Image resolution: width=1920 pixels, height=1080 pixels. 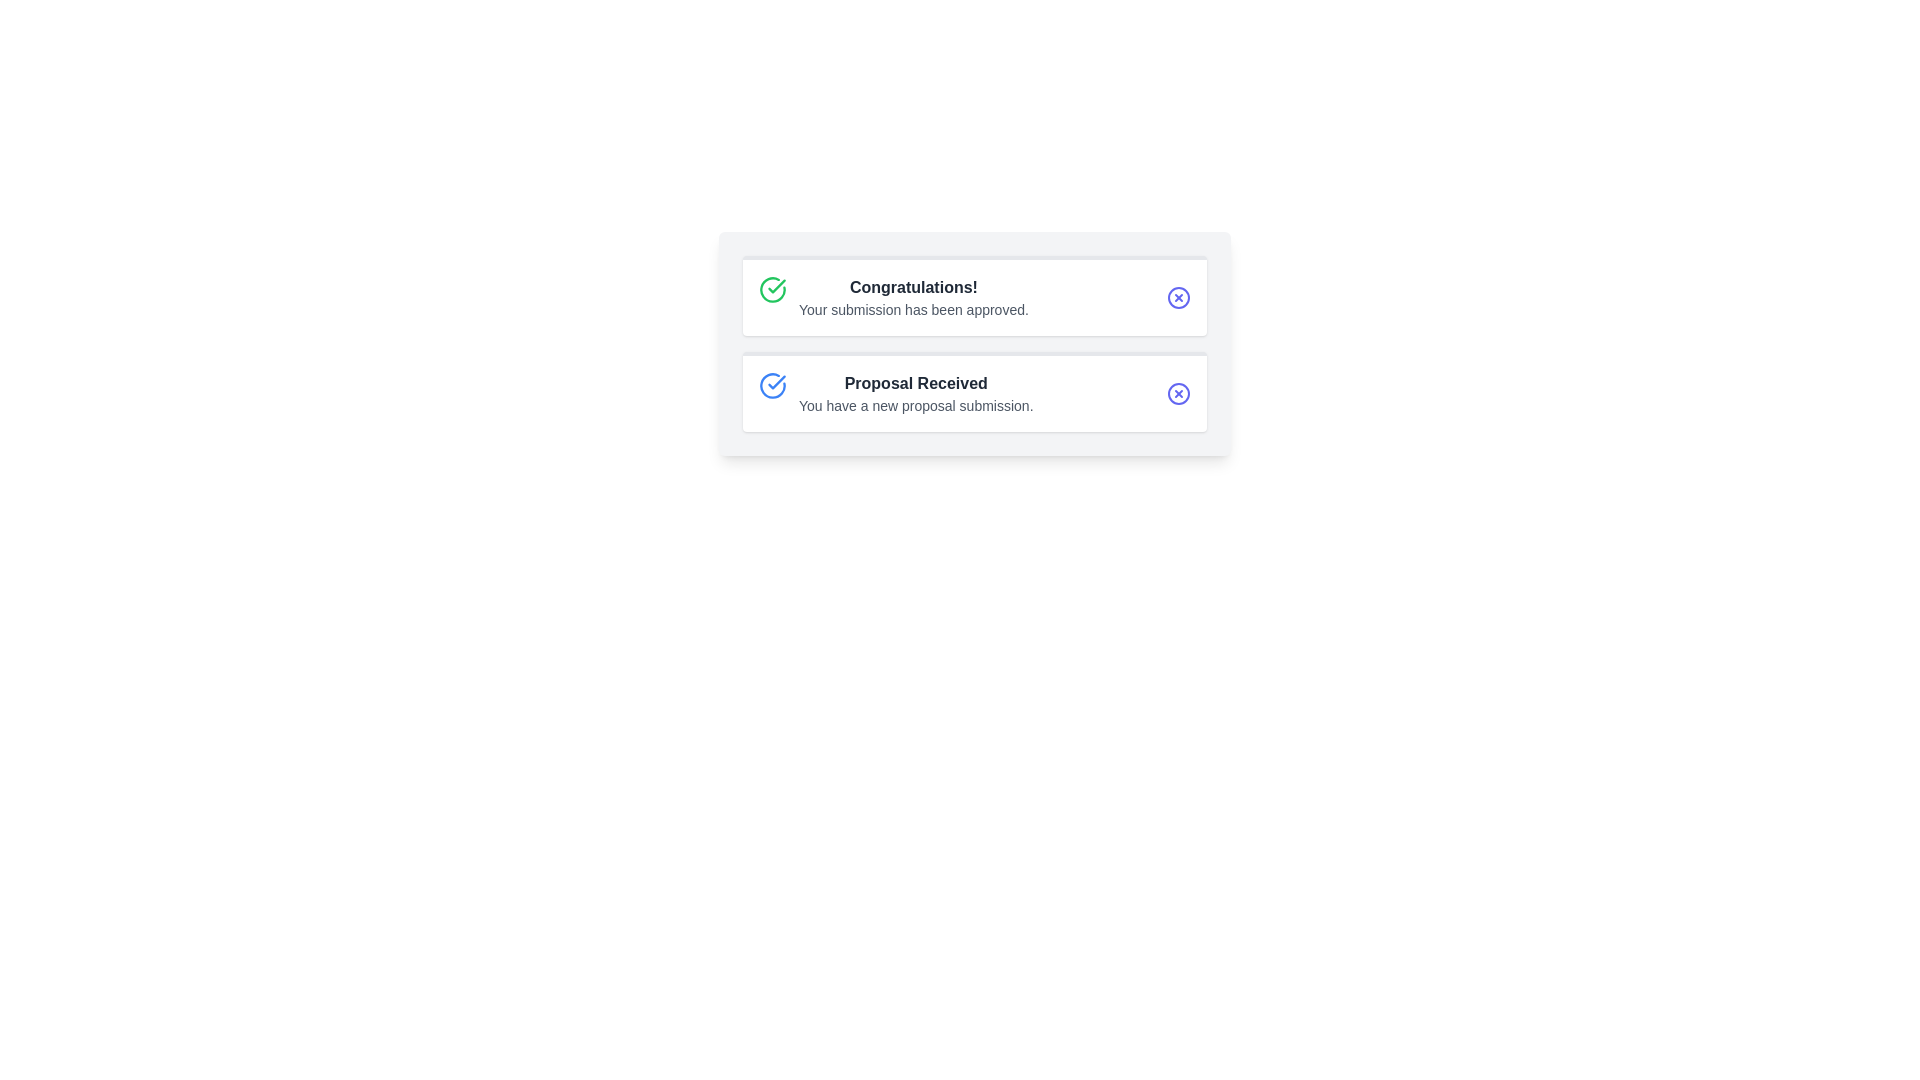 What do you see at coordinates (974, 392) in the screenshot?
I see `the notification element that indicates a new proposal has been received, located below the 'Congratulations! Your submission has been approved.' section` at bounding box center [974, 392].